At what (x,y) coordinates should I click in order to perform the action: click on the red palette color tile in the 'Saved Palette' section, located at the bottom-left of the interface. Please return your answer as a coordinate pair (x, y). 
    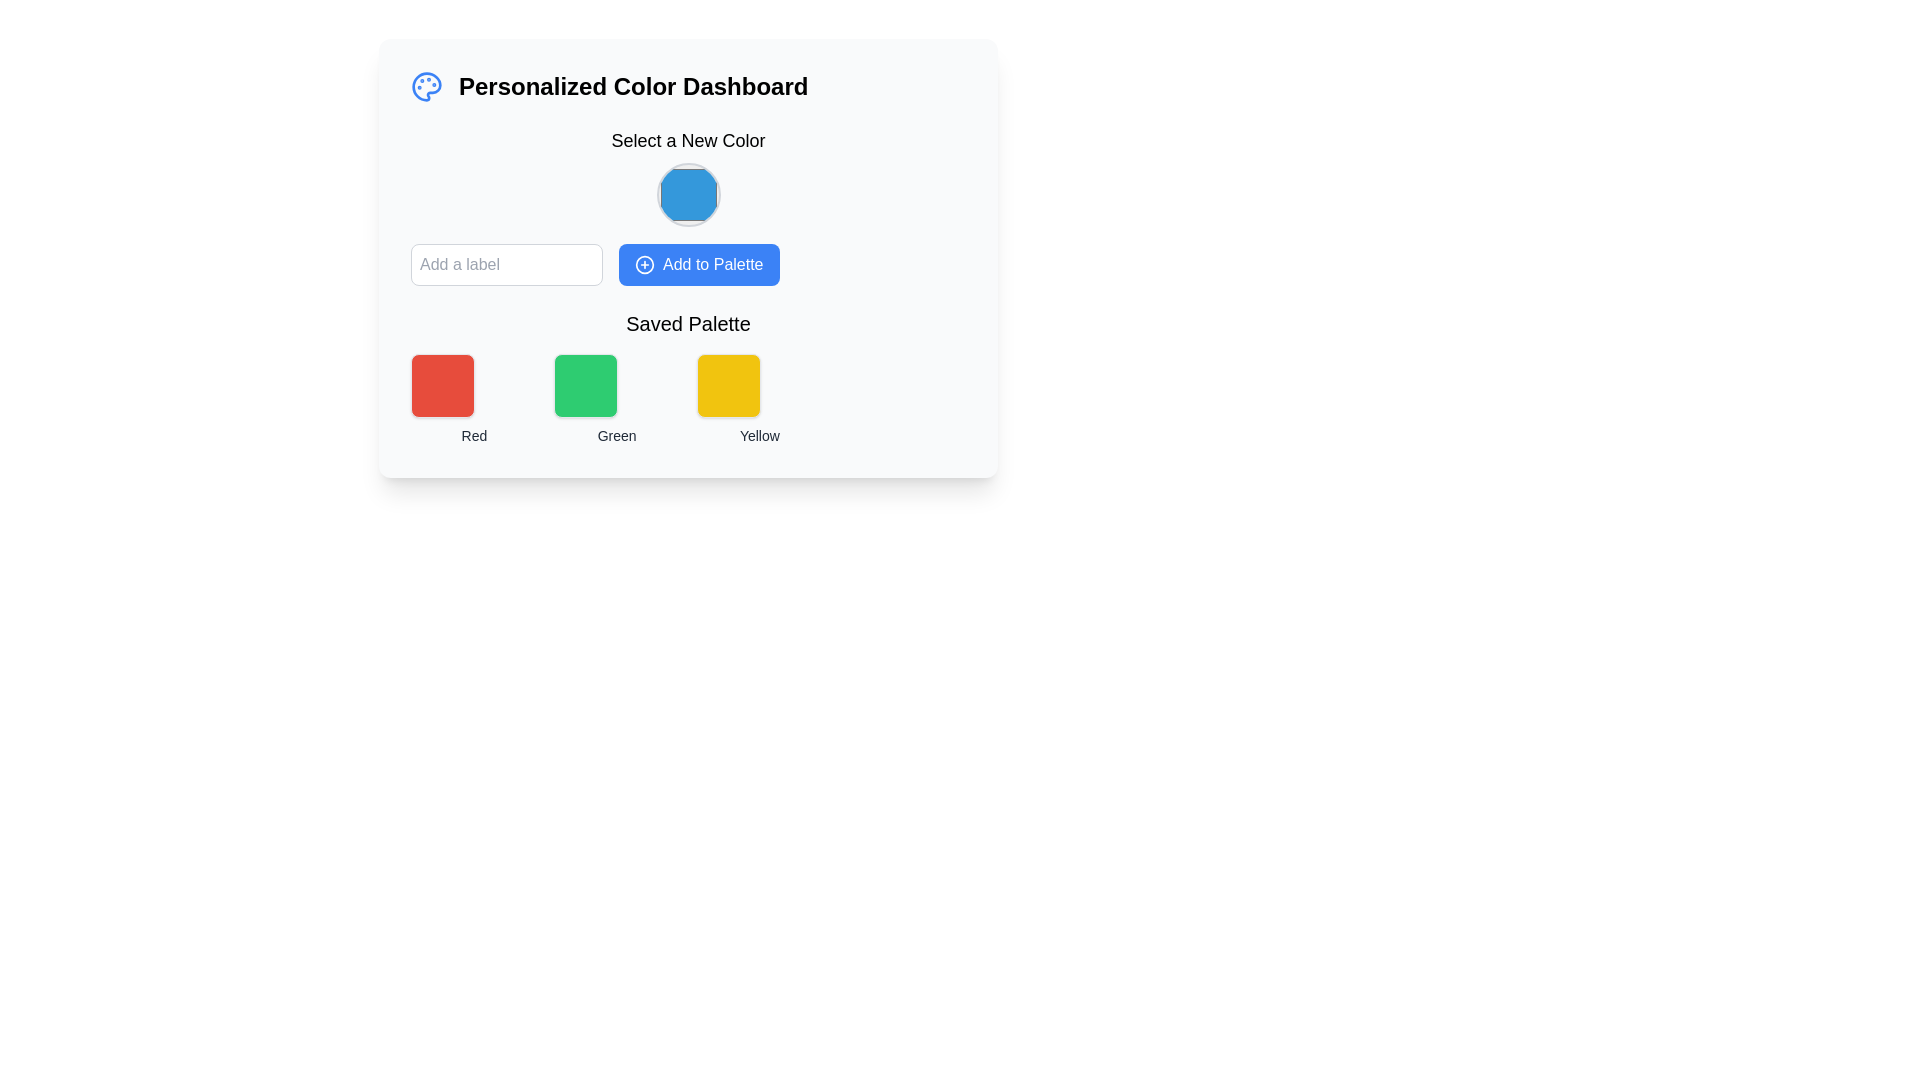
    Looking at the image, I should click on (441, 385).